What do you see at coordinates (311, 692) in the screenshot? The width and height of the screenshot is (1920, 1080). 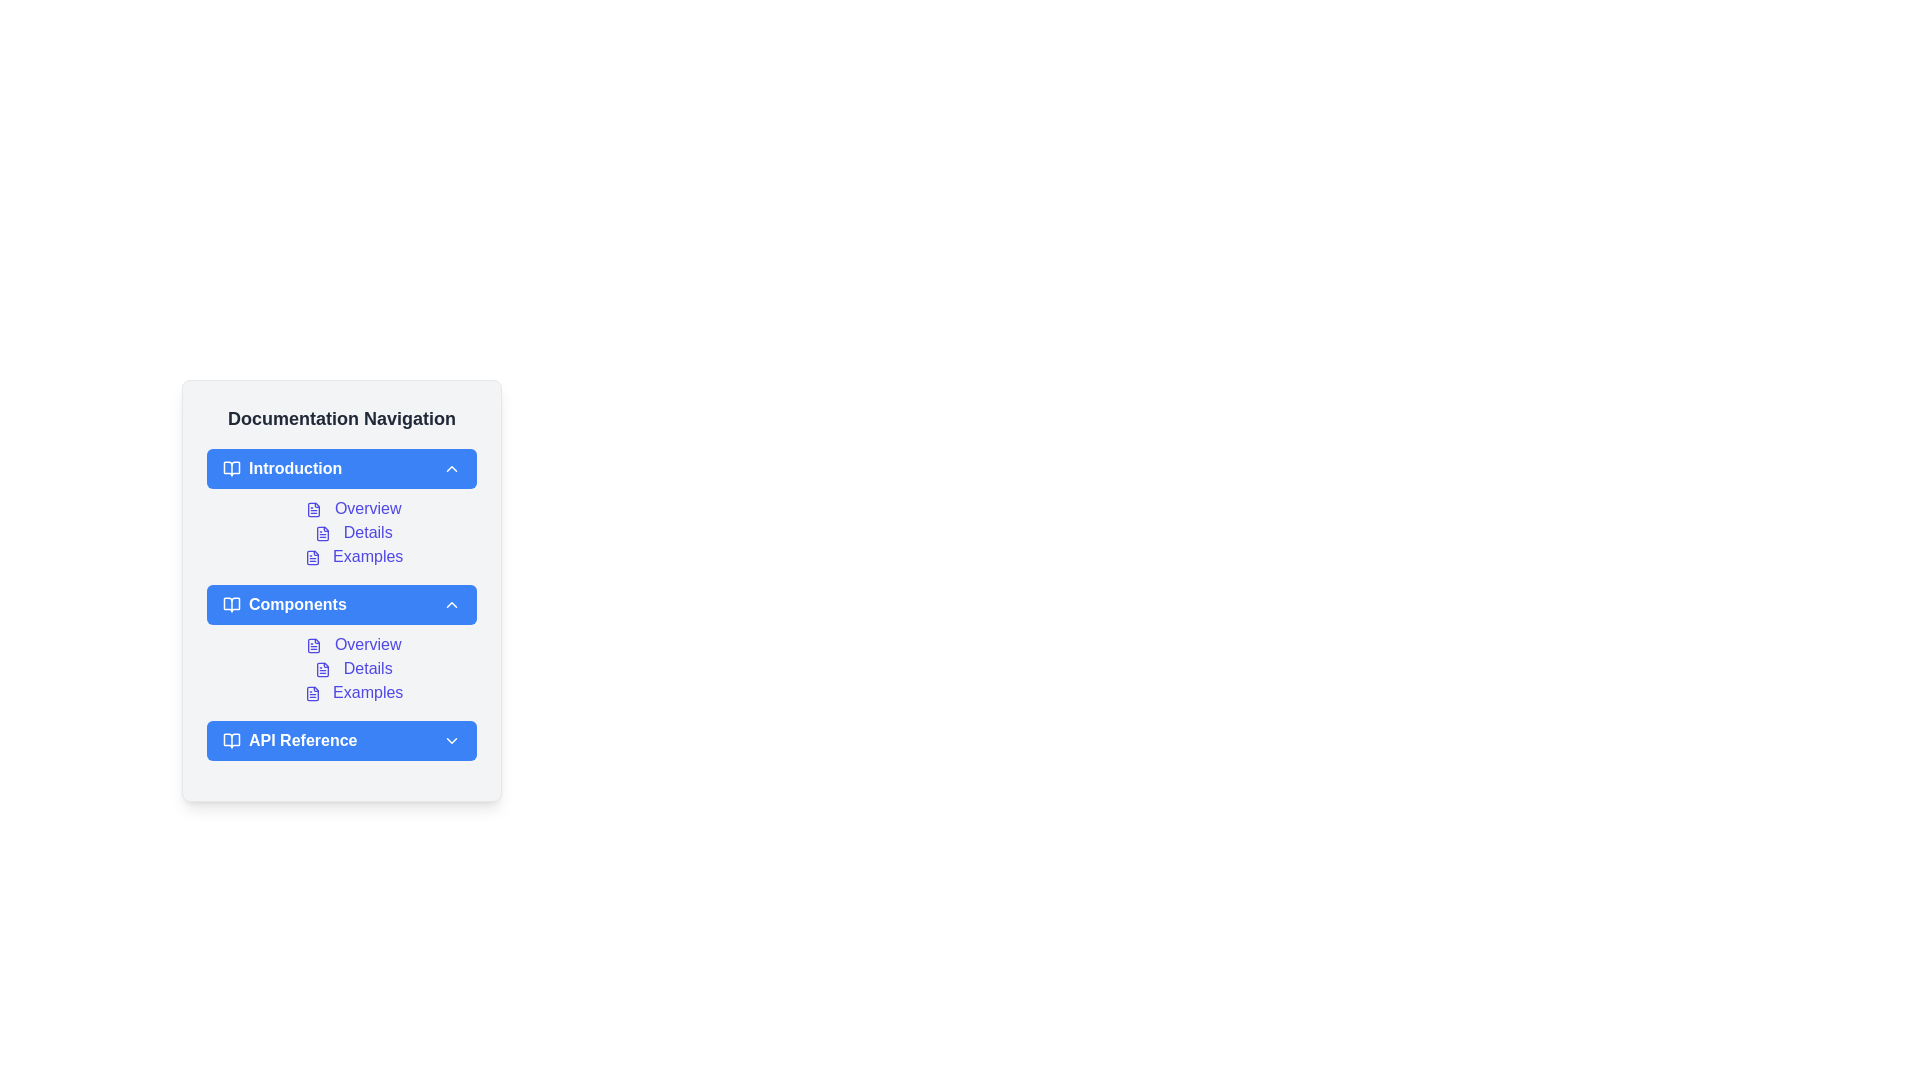 I see `the document or file icon located in the 'Examples' row under the 'Components' section of the navigation menu, which is positioned to the left of the 'Examples' text` at bounding box center [311, 692].